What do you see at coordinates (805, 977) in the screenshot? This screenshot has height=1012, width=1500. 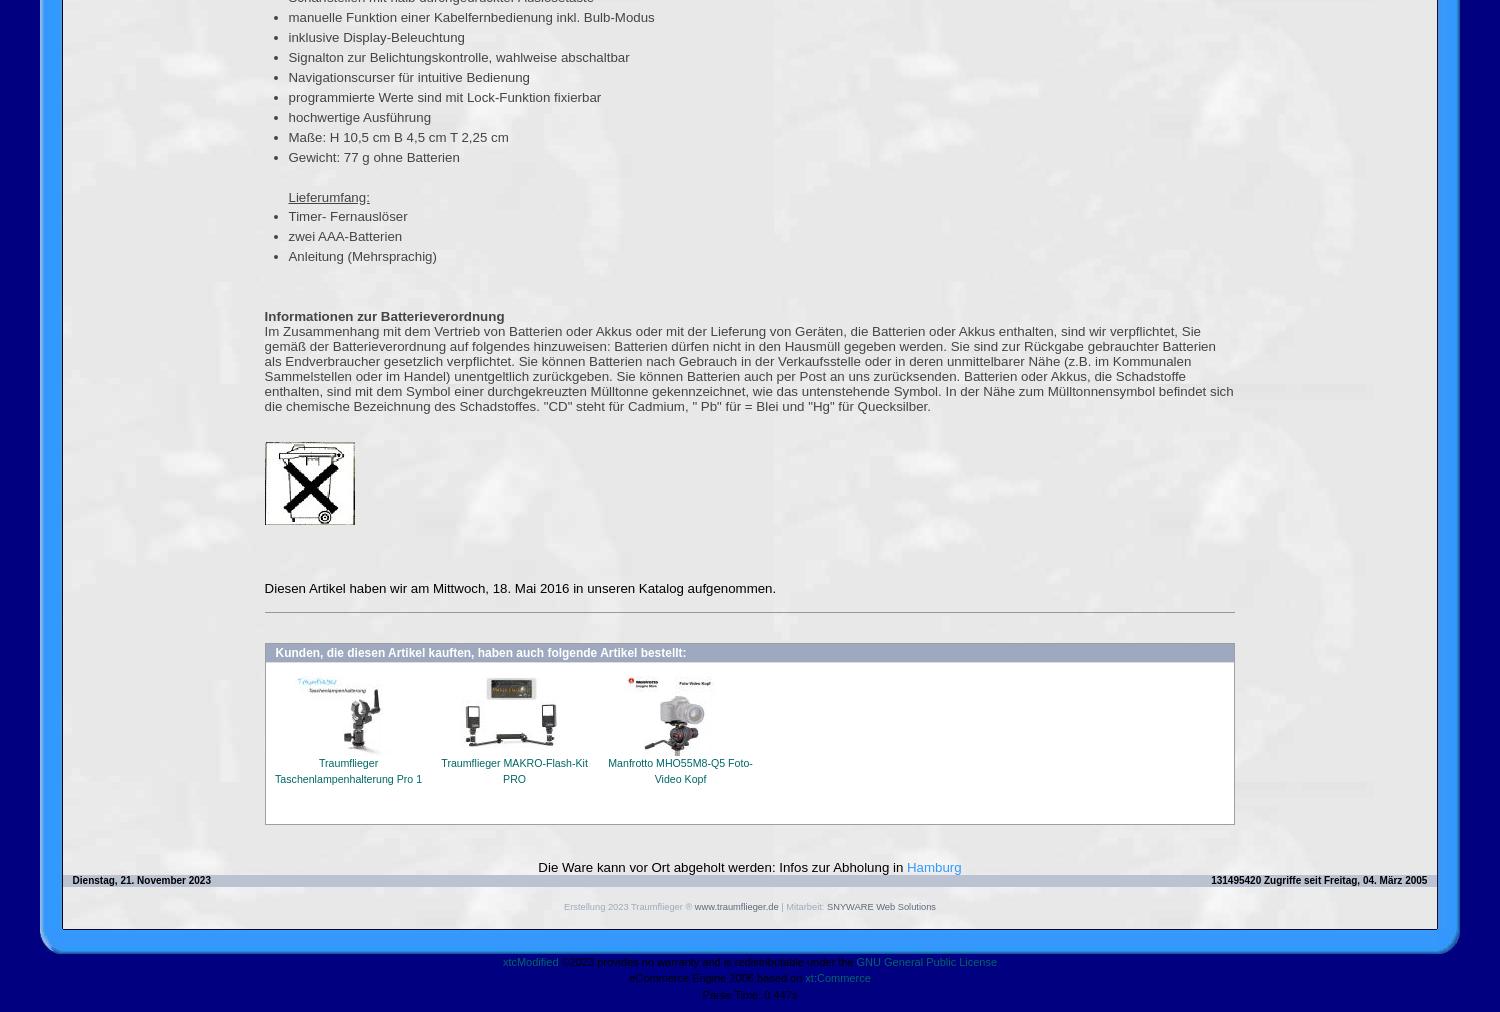 I see `'xt:Commerce'` at bounding box center [805, 977].